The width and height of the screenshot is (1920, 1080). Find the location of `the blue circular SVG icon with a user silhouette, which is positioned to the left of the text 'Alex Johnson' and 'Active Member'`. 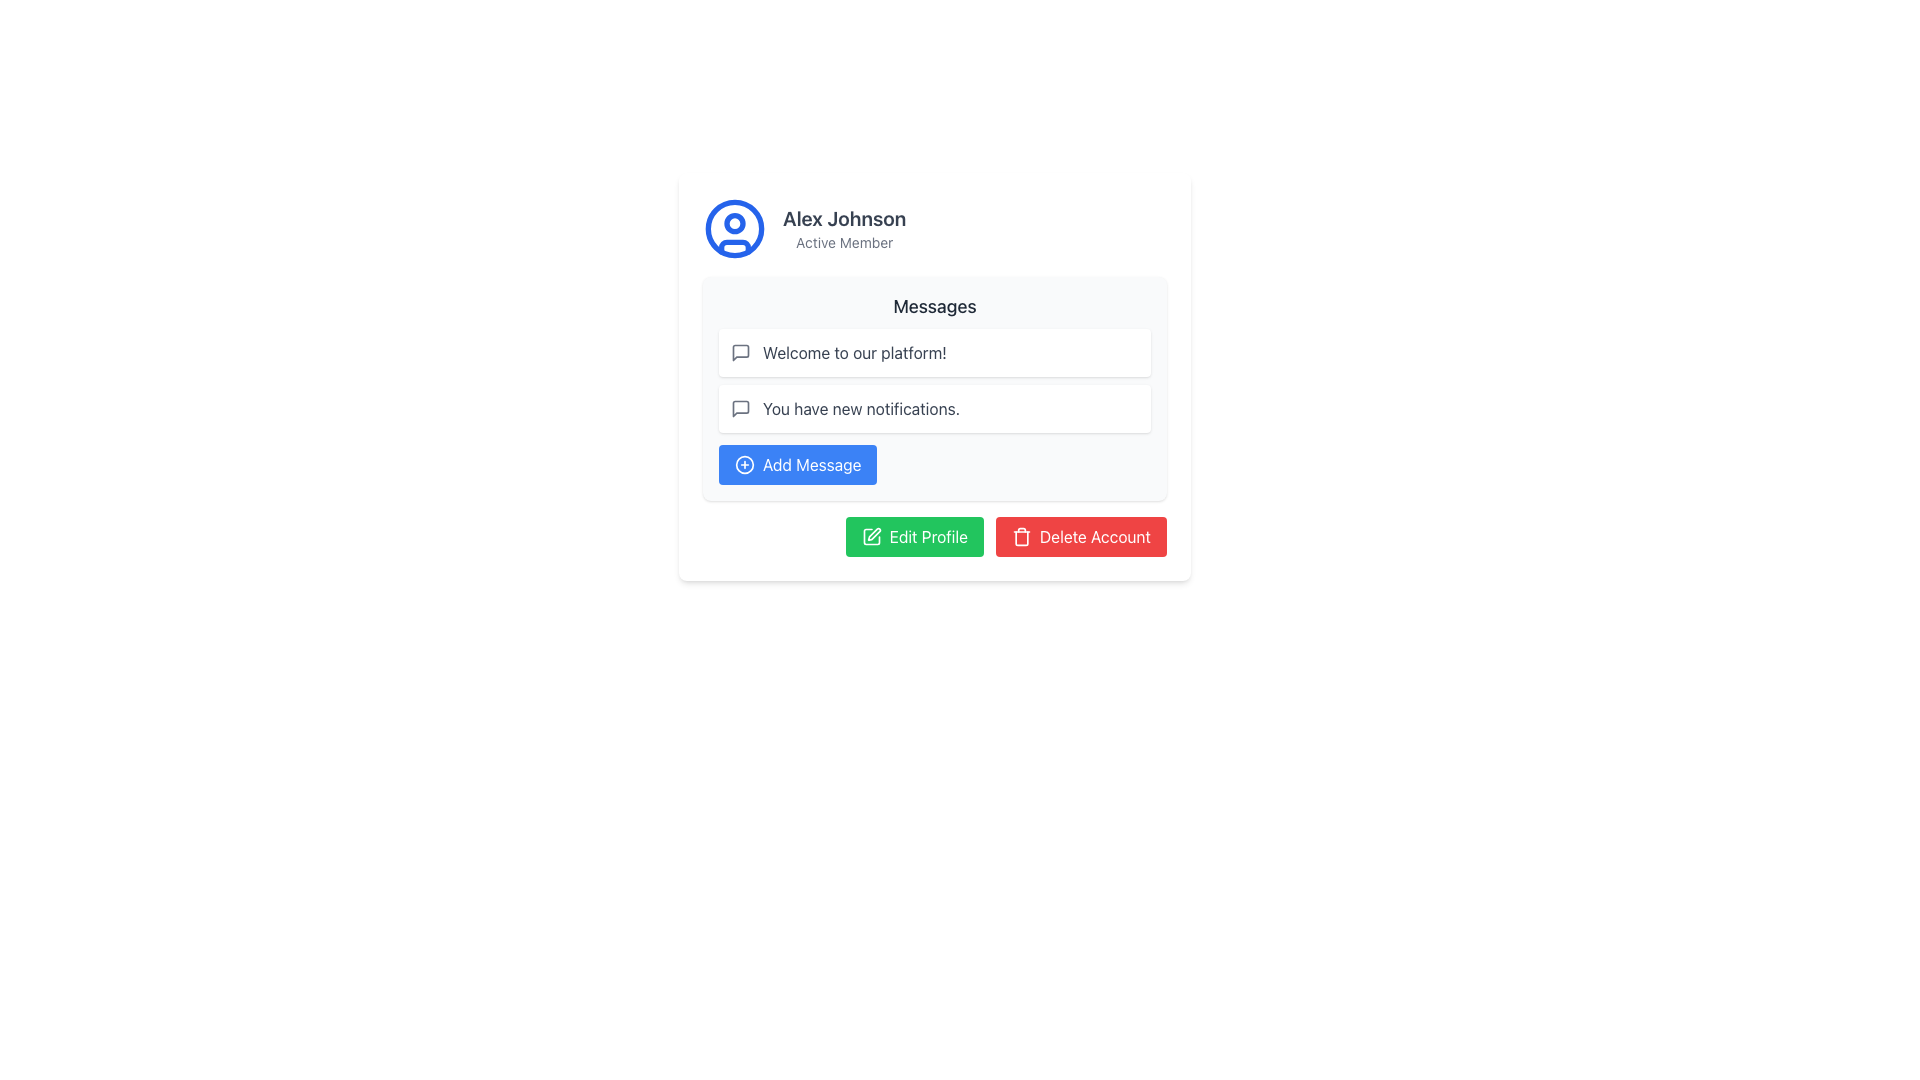

the blue circular SVG icon with a user silhouette, which is positioned to the left of the text 'Alex Johnson' and 'Active Member' is located at coordinates (733, 227).